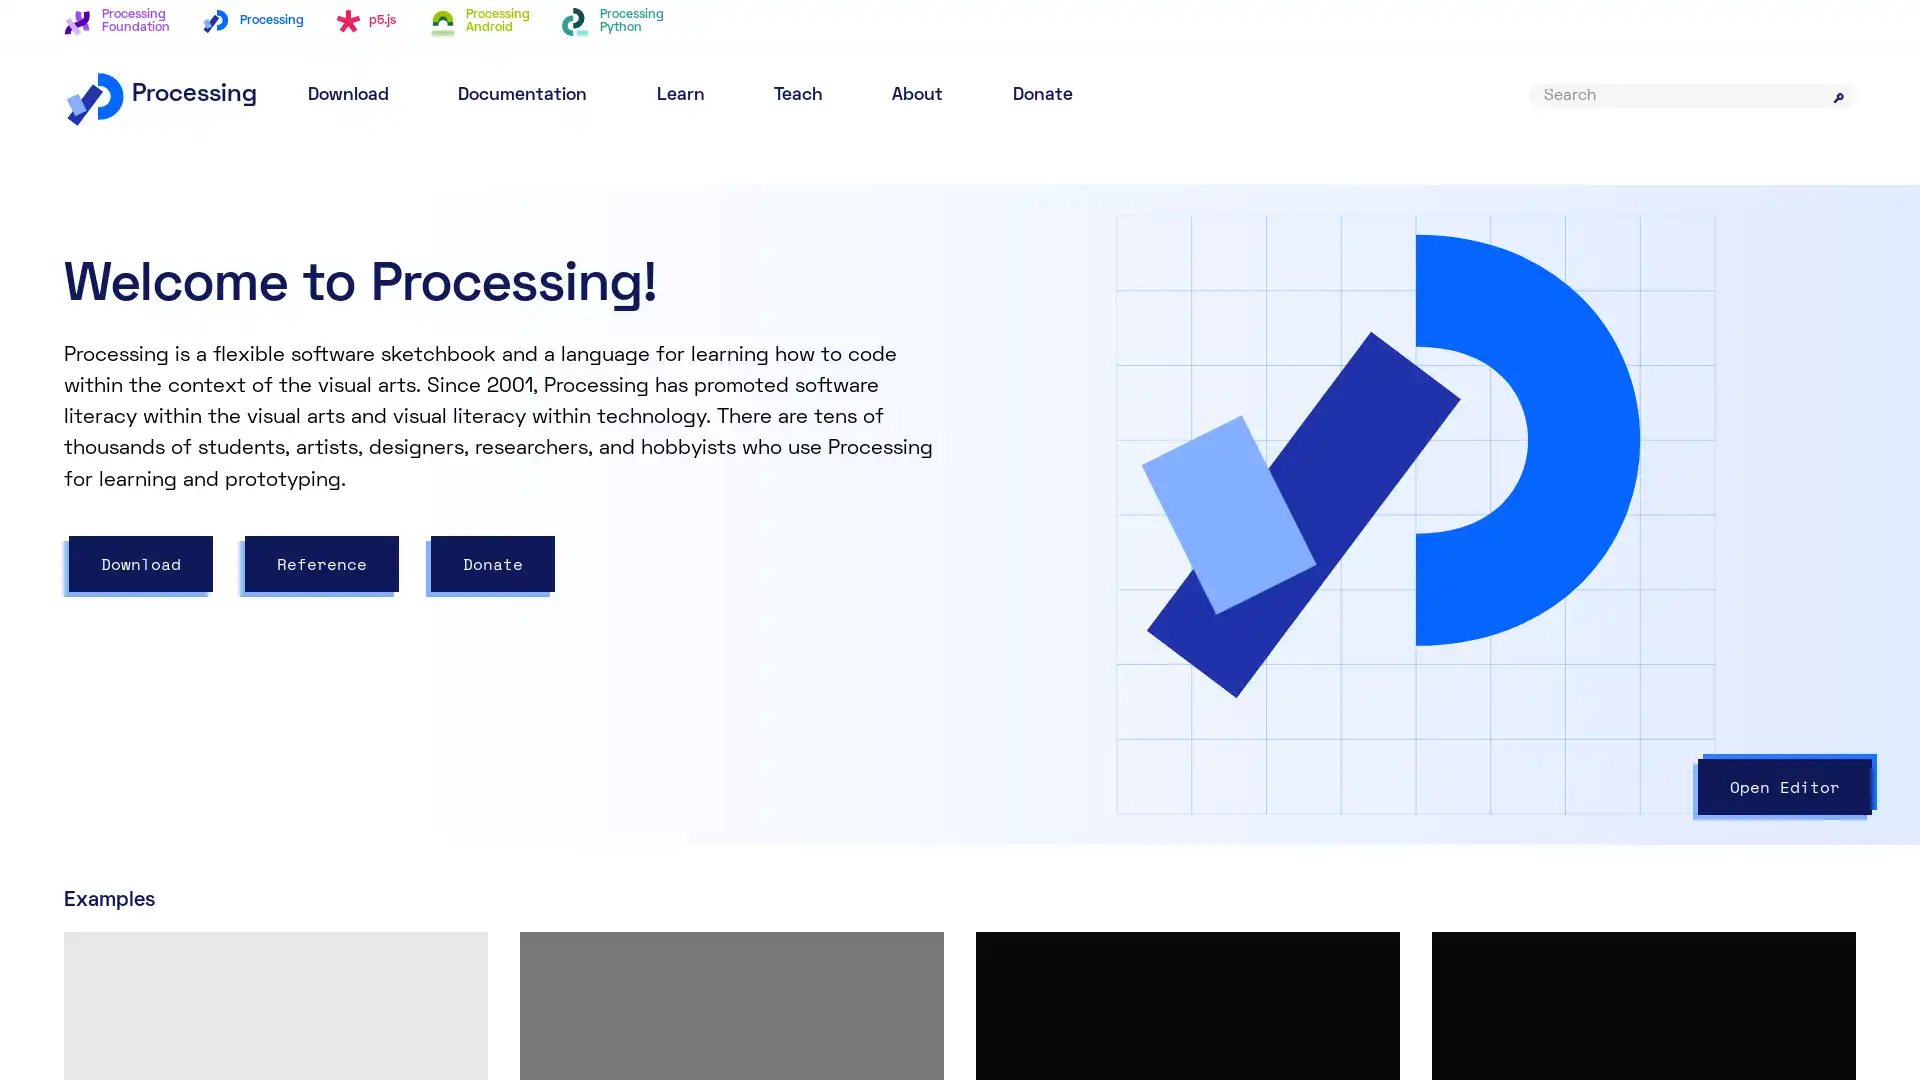 The image size is (1920, 1080). I want to click on change position, so click(1525, 548).